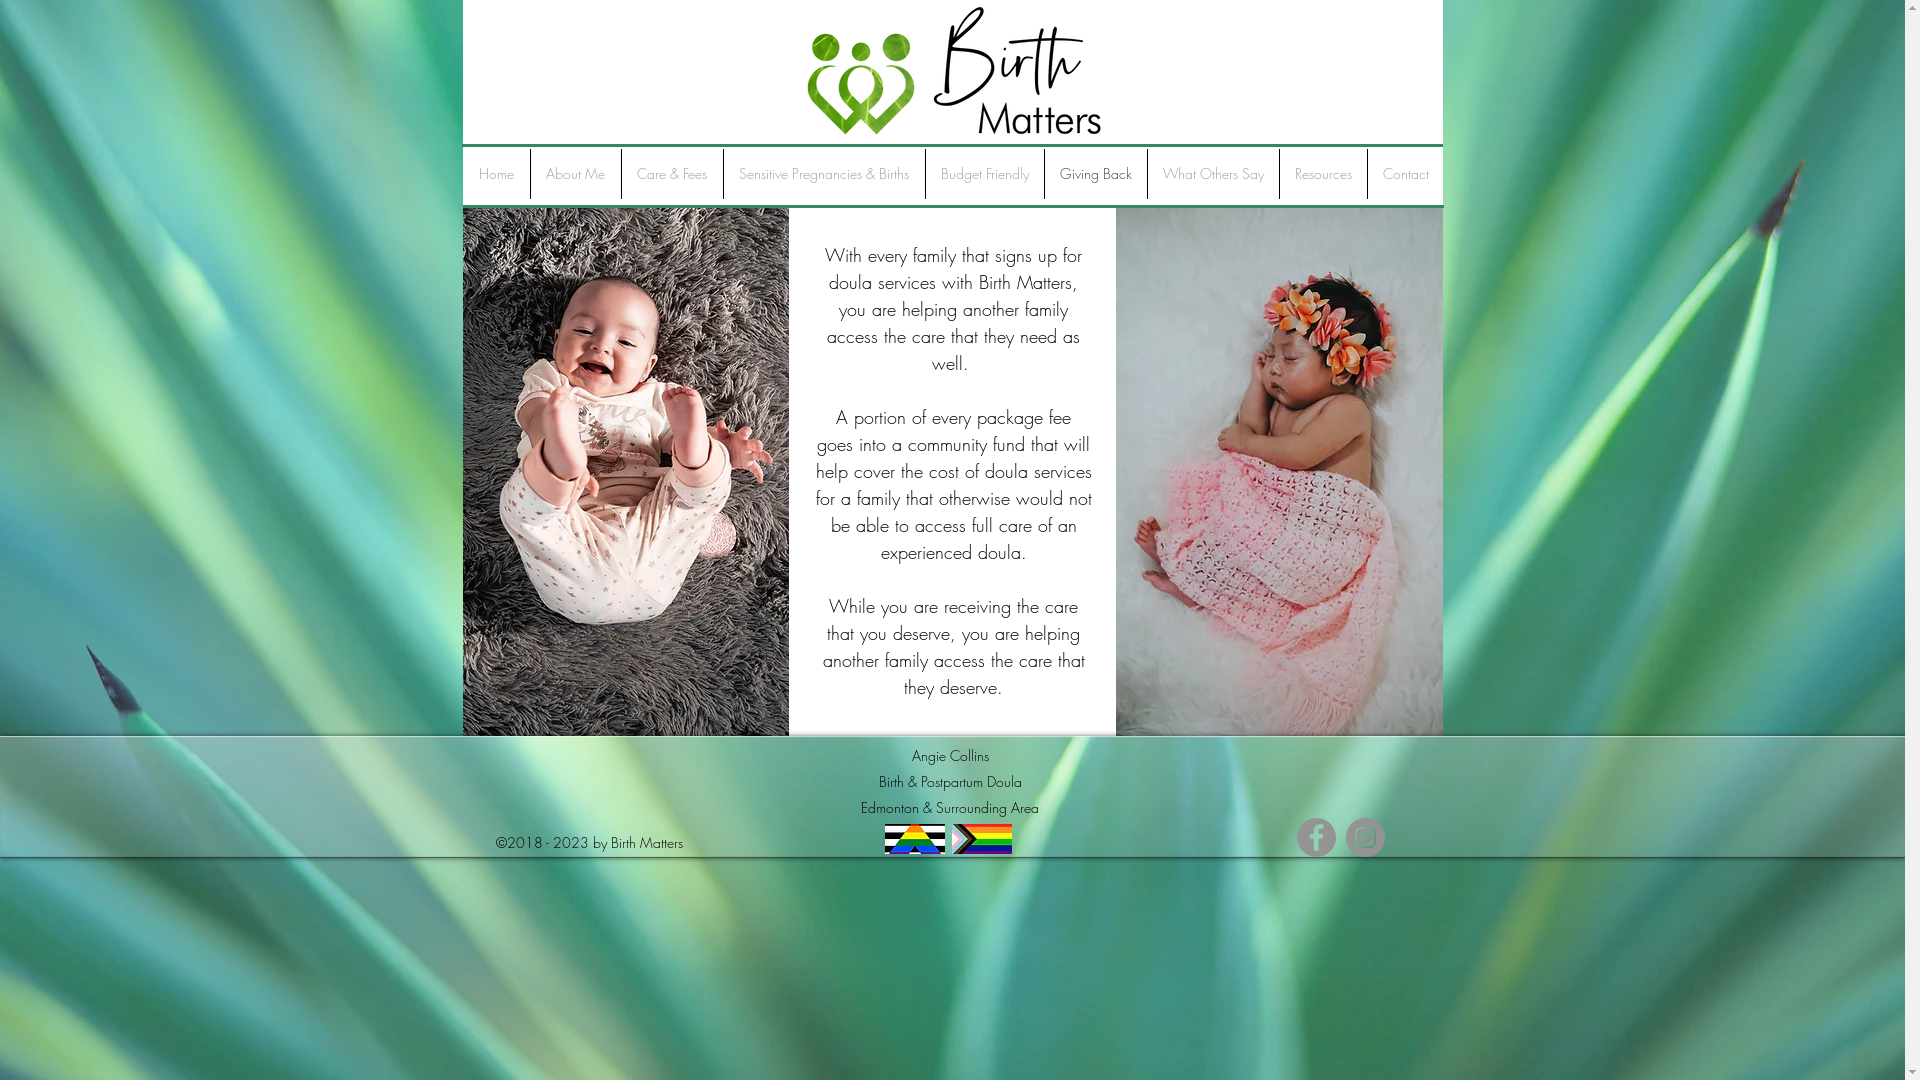 The image size is (1920, 1080). What do you see at coordinates (574, 172) in the screenshot?
I see `'About Me'` at bounding box center [574, 172].